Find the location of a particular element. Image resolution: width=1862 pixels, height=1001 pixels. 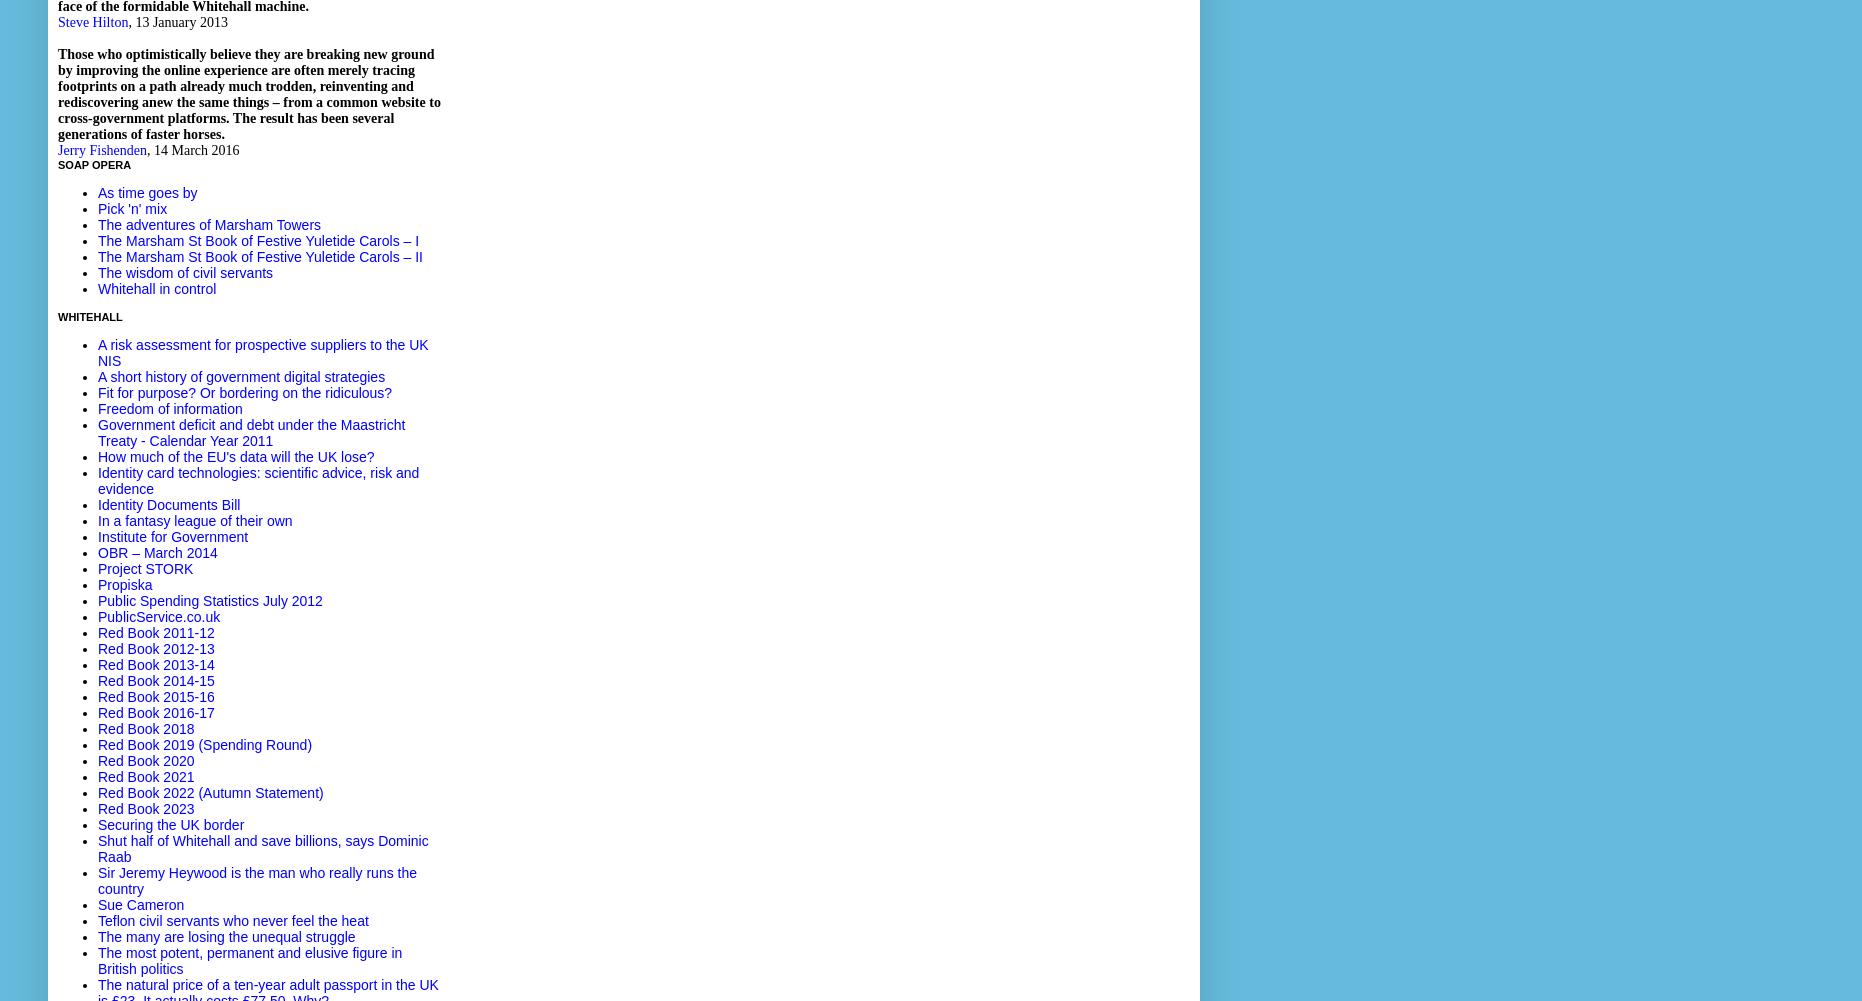

'Public Spending Statistics July 2012' is located at coordinates (97, 601).